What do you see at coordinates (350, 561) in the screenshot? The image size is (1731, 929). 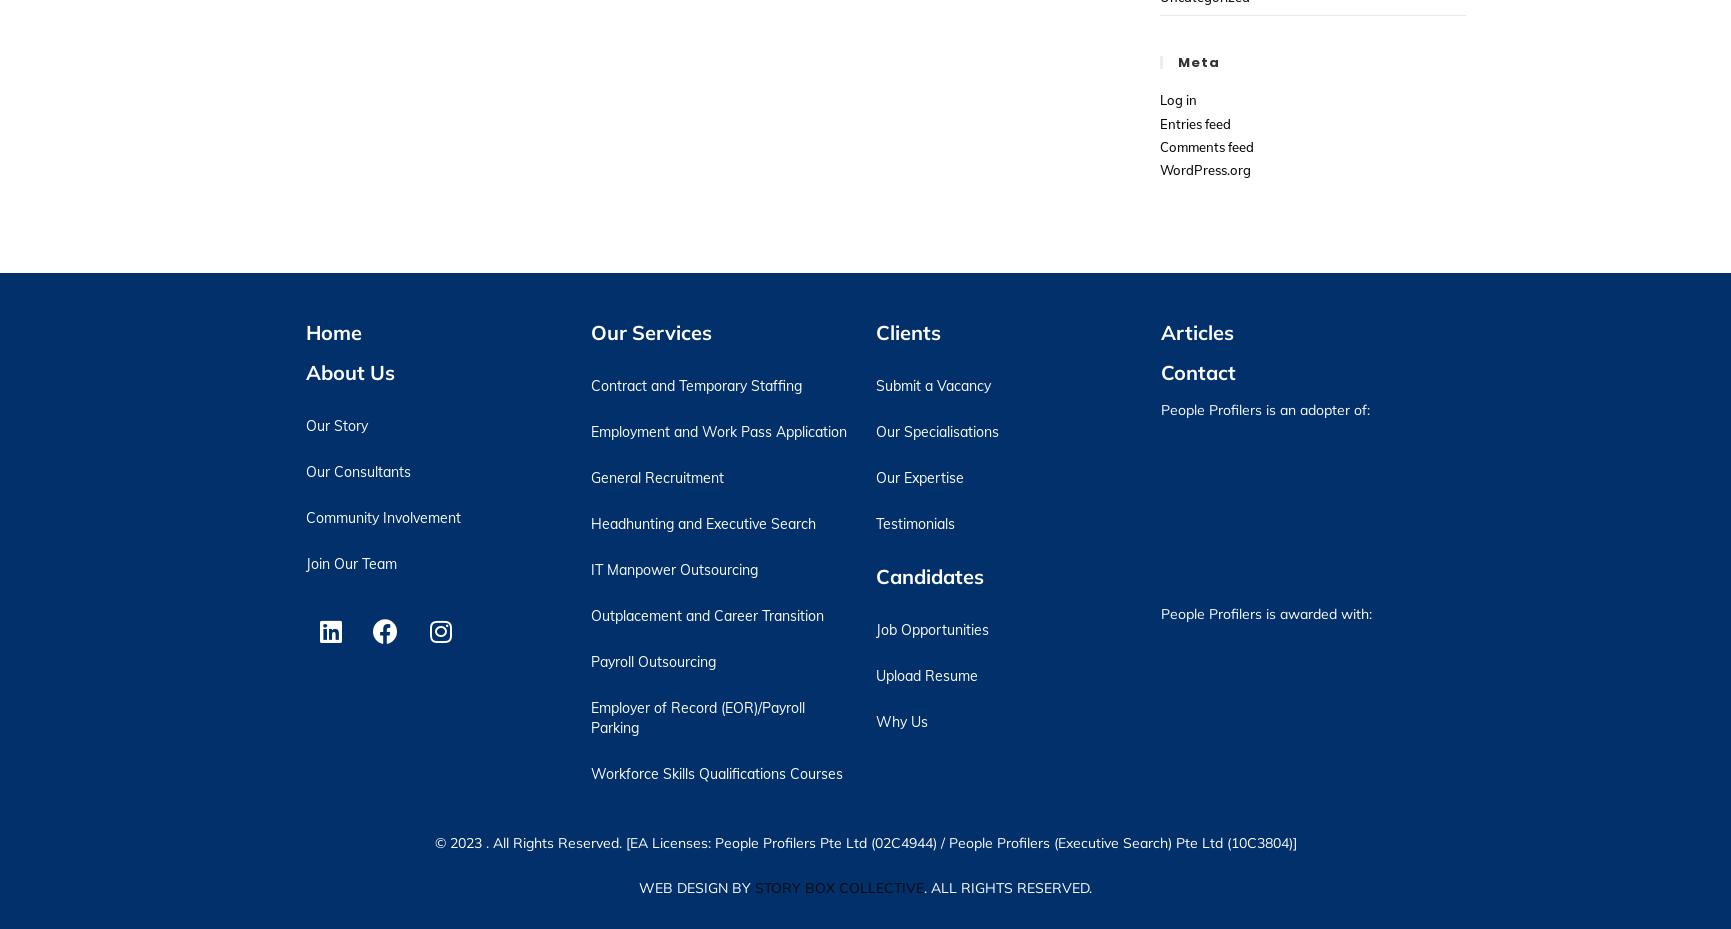 I see `'Join Our Team'` at bounding box center [350, 561].